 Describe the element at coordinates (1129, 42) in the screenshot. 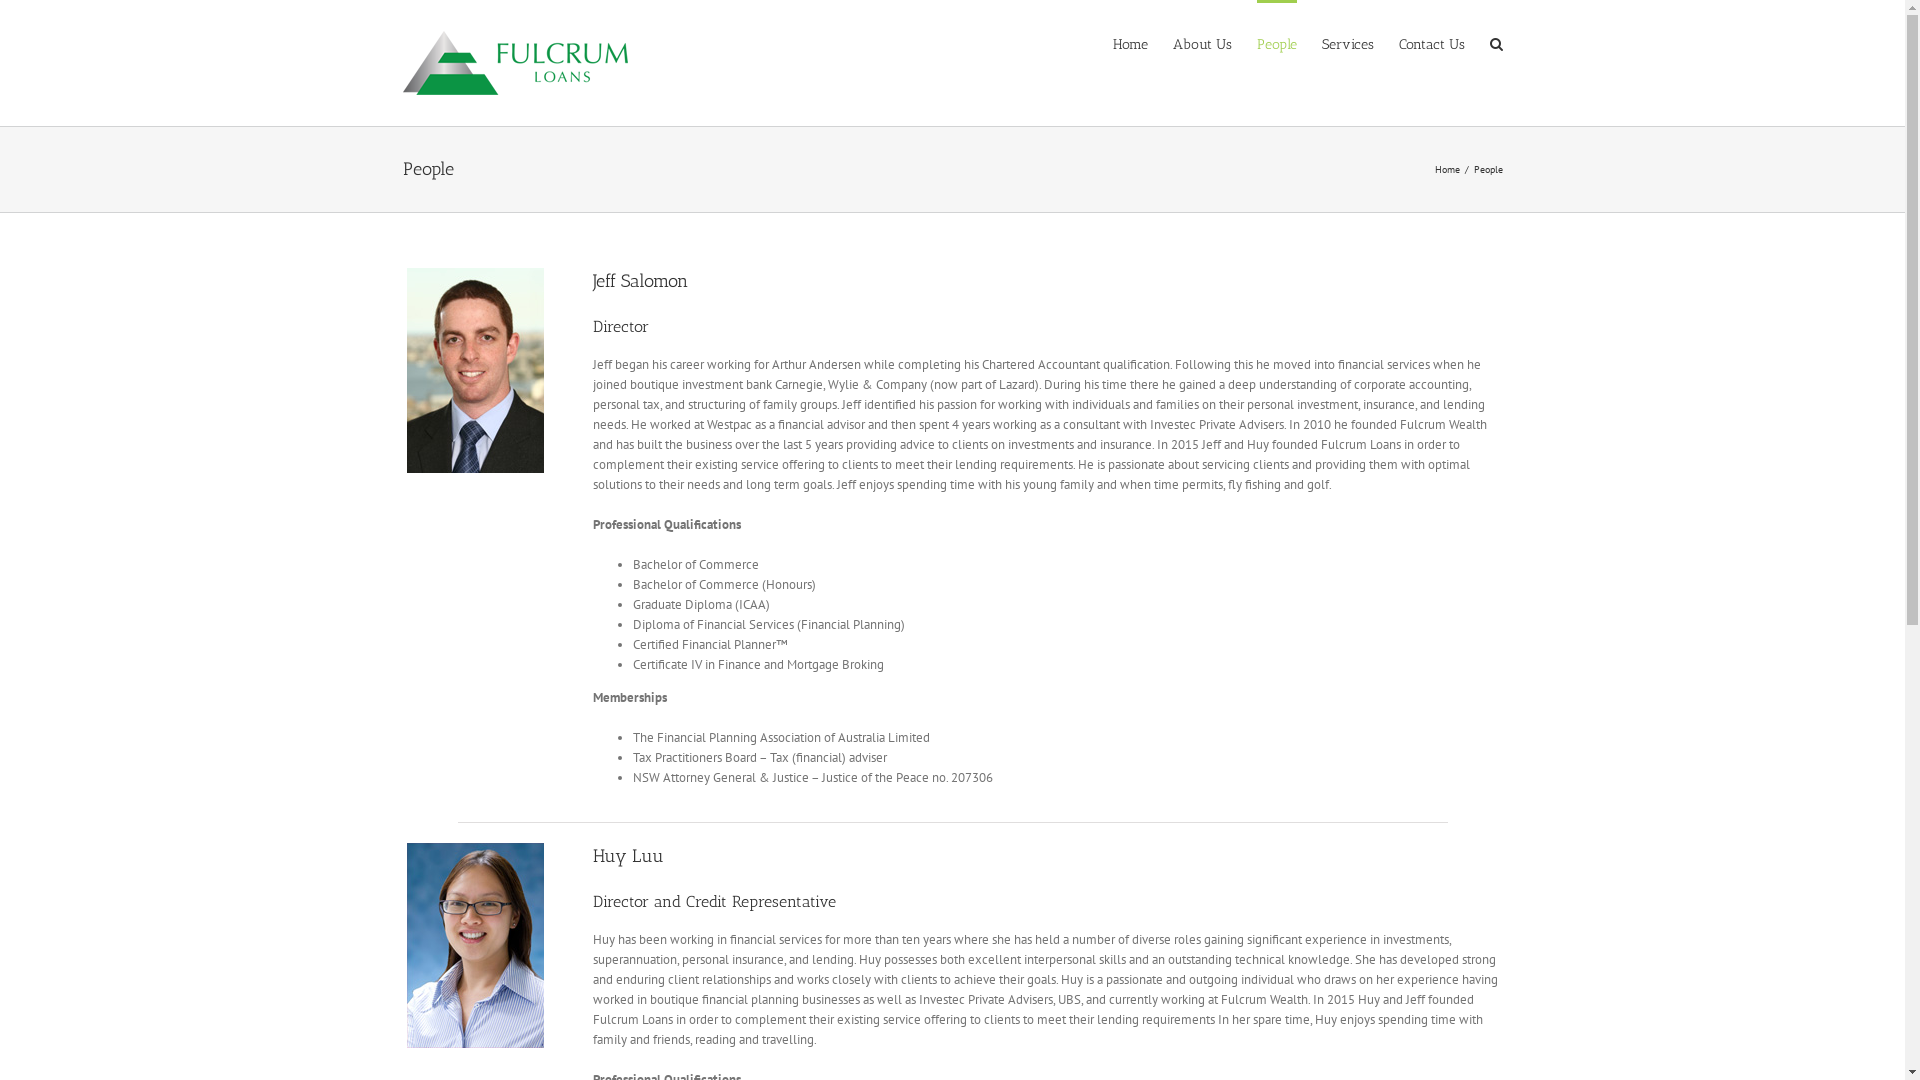

I see `'Home'` at that location.